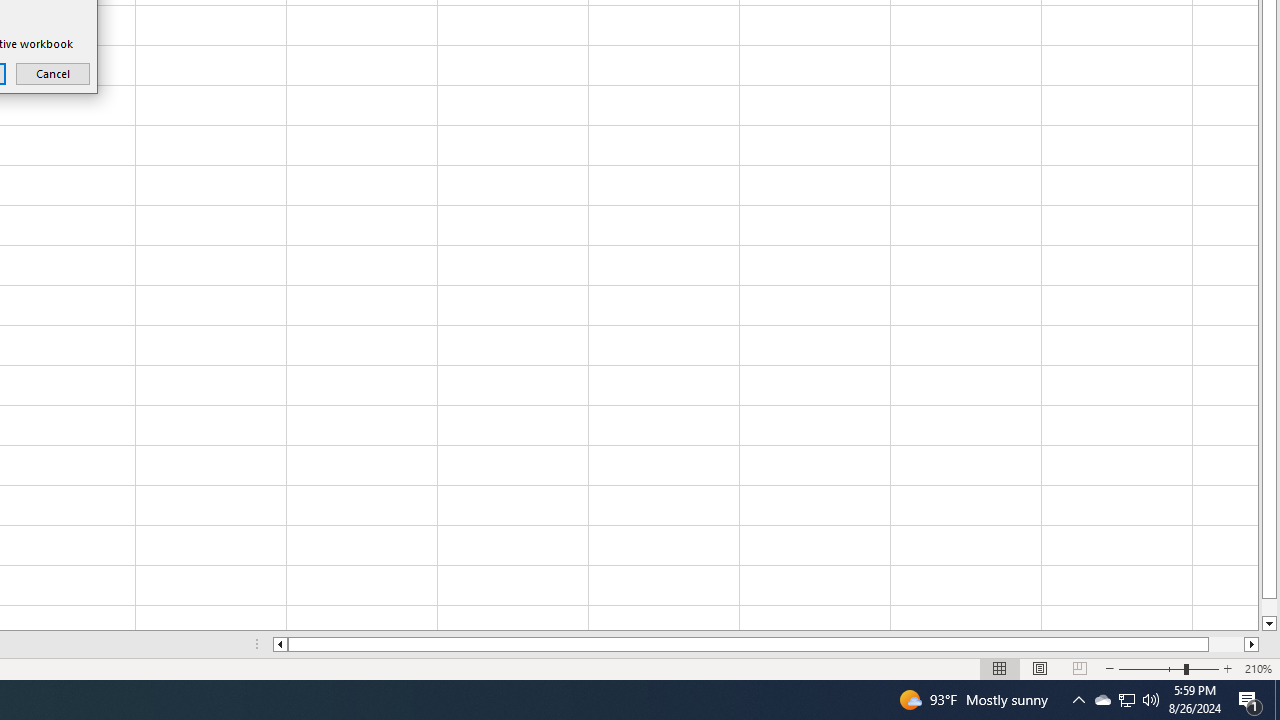 This screenshot has width=1280, height=720. Describe the element at coordinates (1276, 698) in the screenshot. I see `'Show desktop'` at that location.